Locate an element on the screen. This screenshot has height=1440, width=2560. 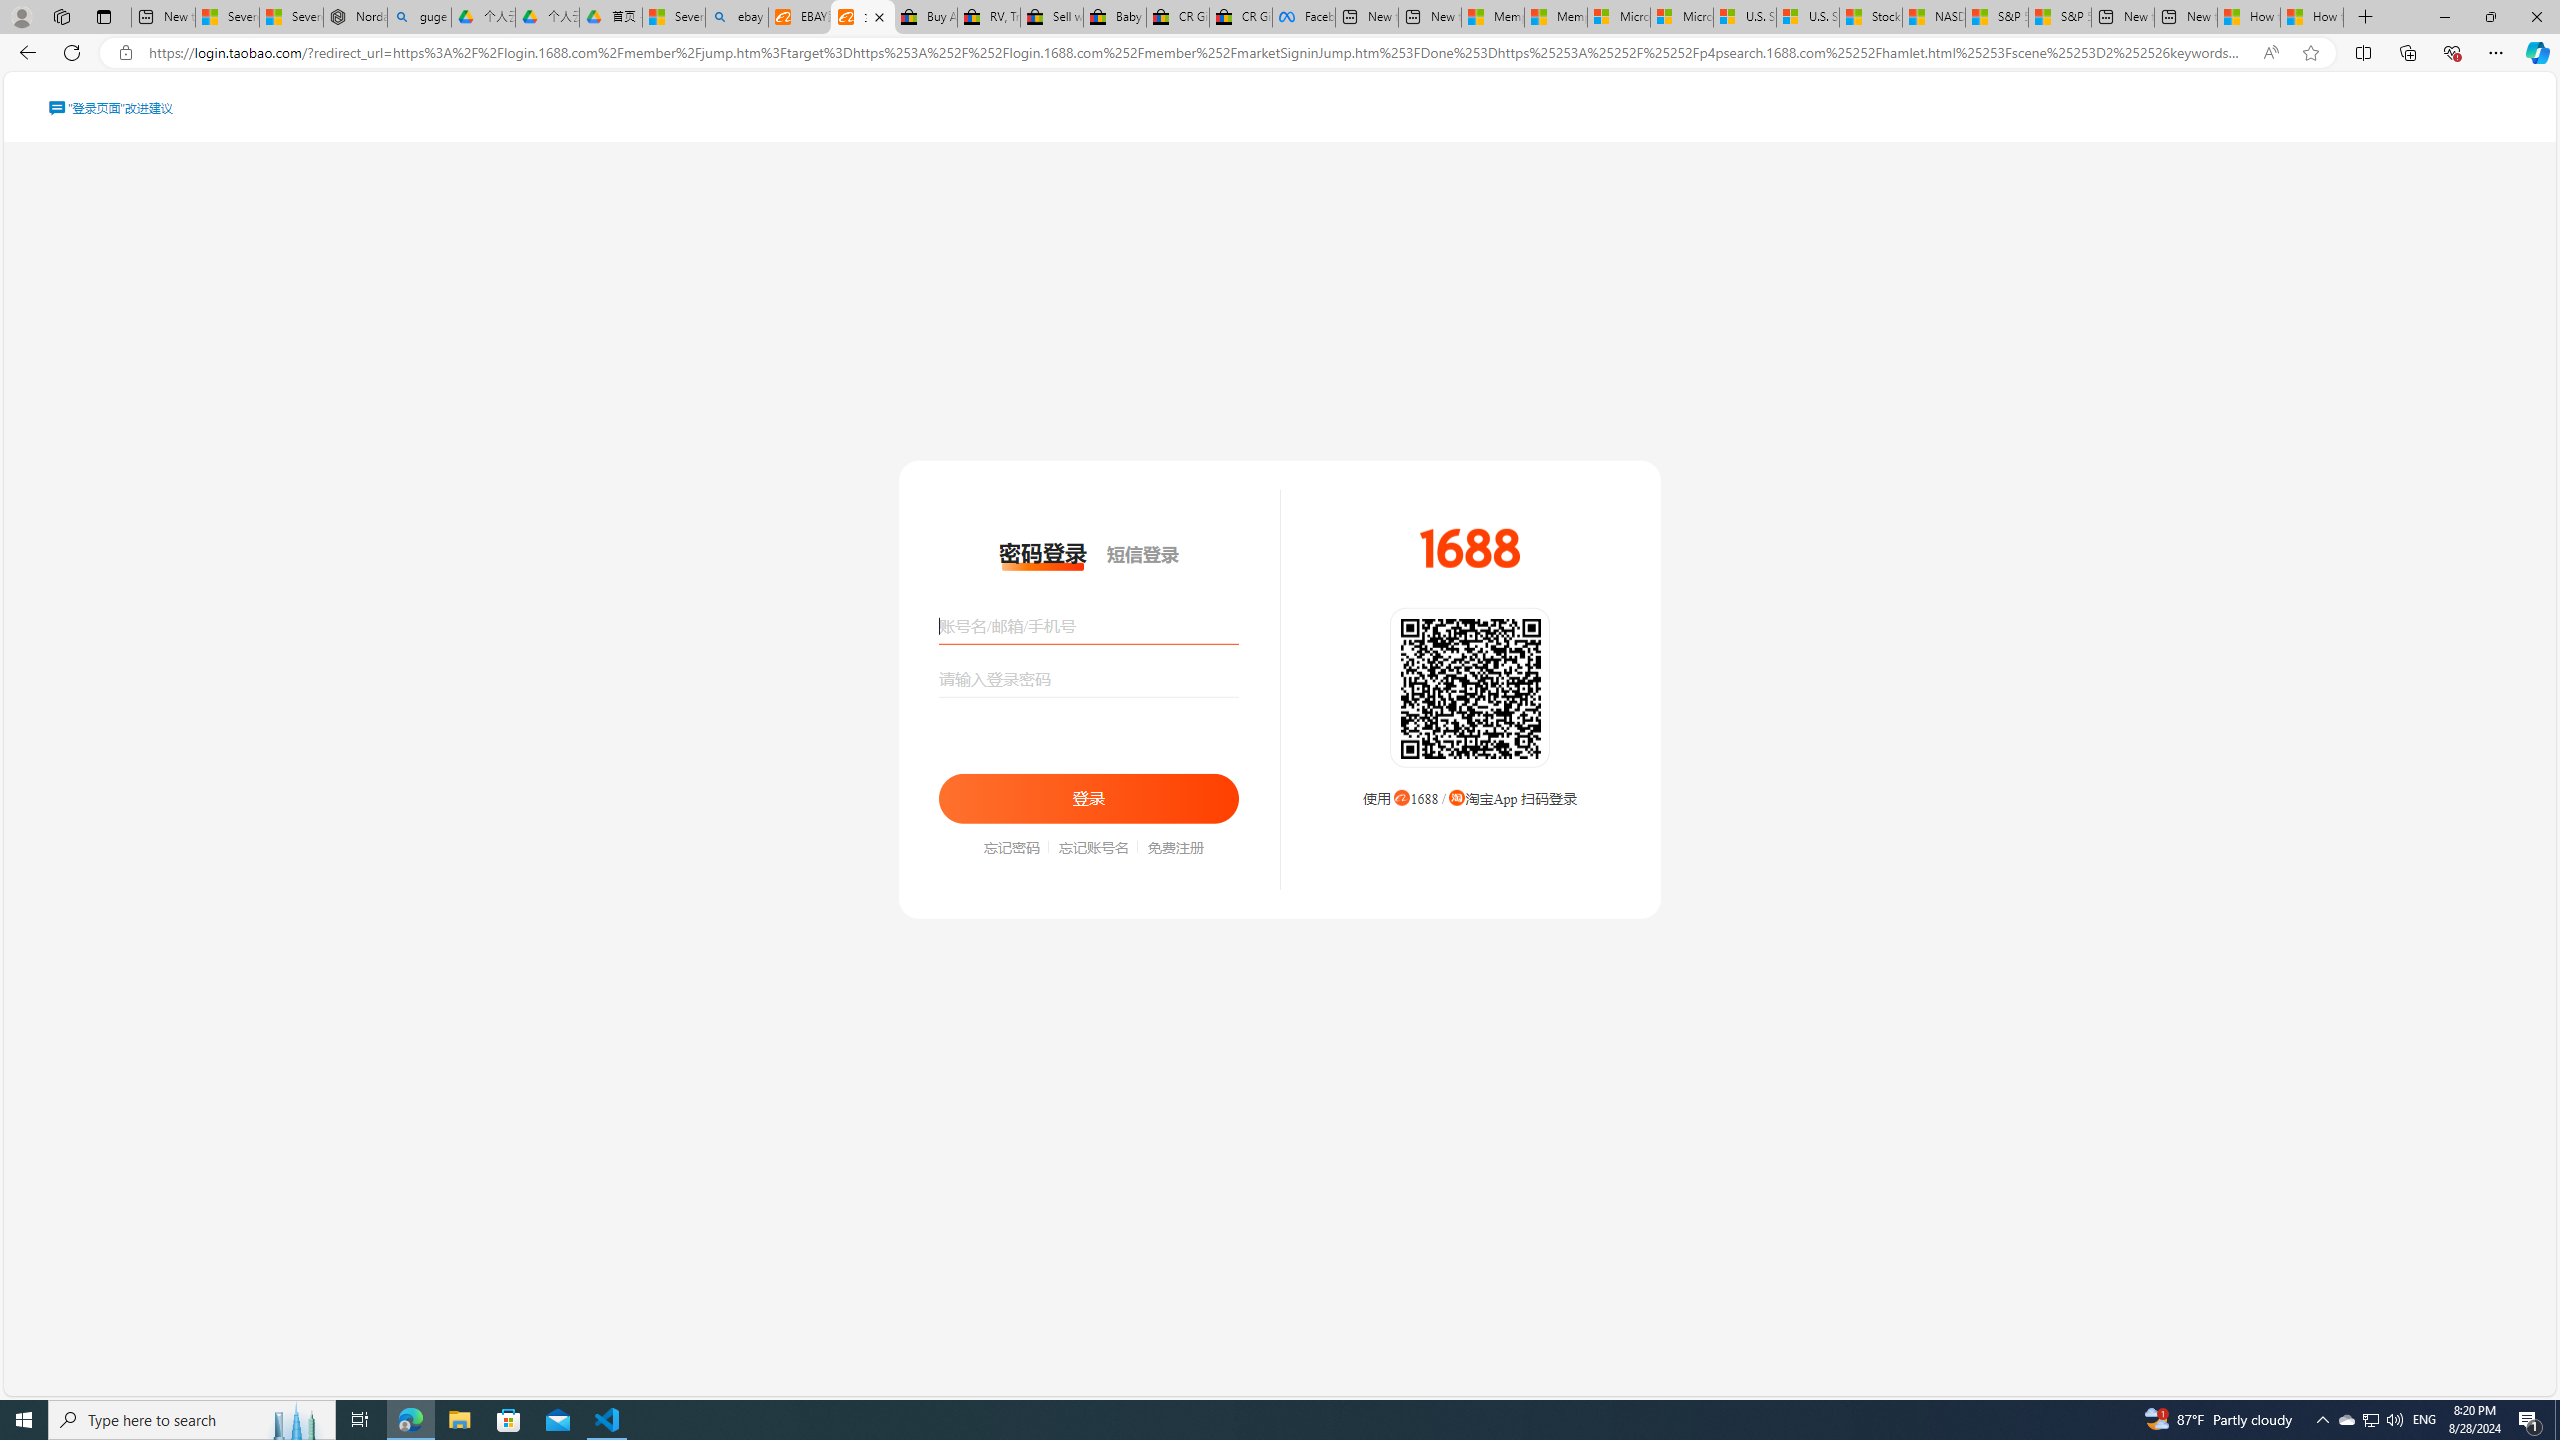
'Address and search bar' is located at coordinates (1198, 53).